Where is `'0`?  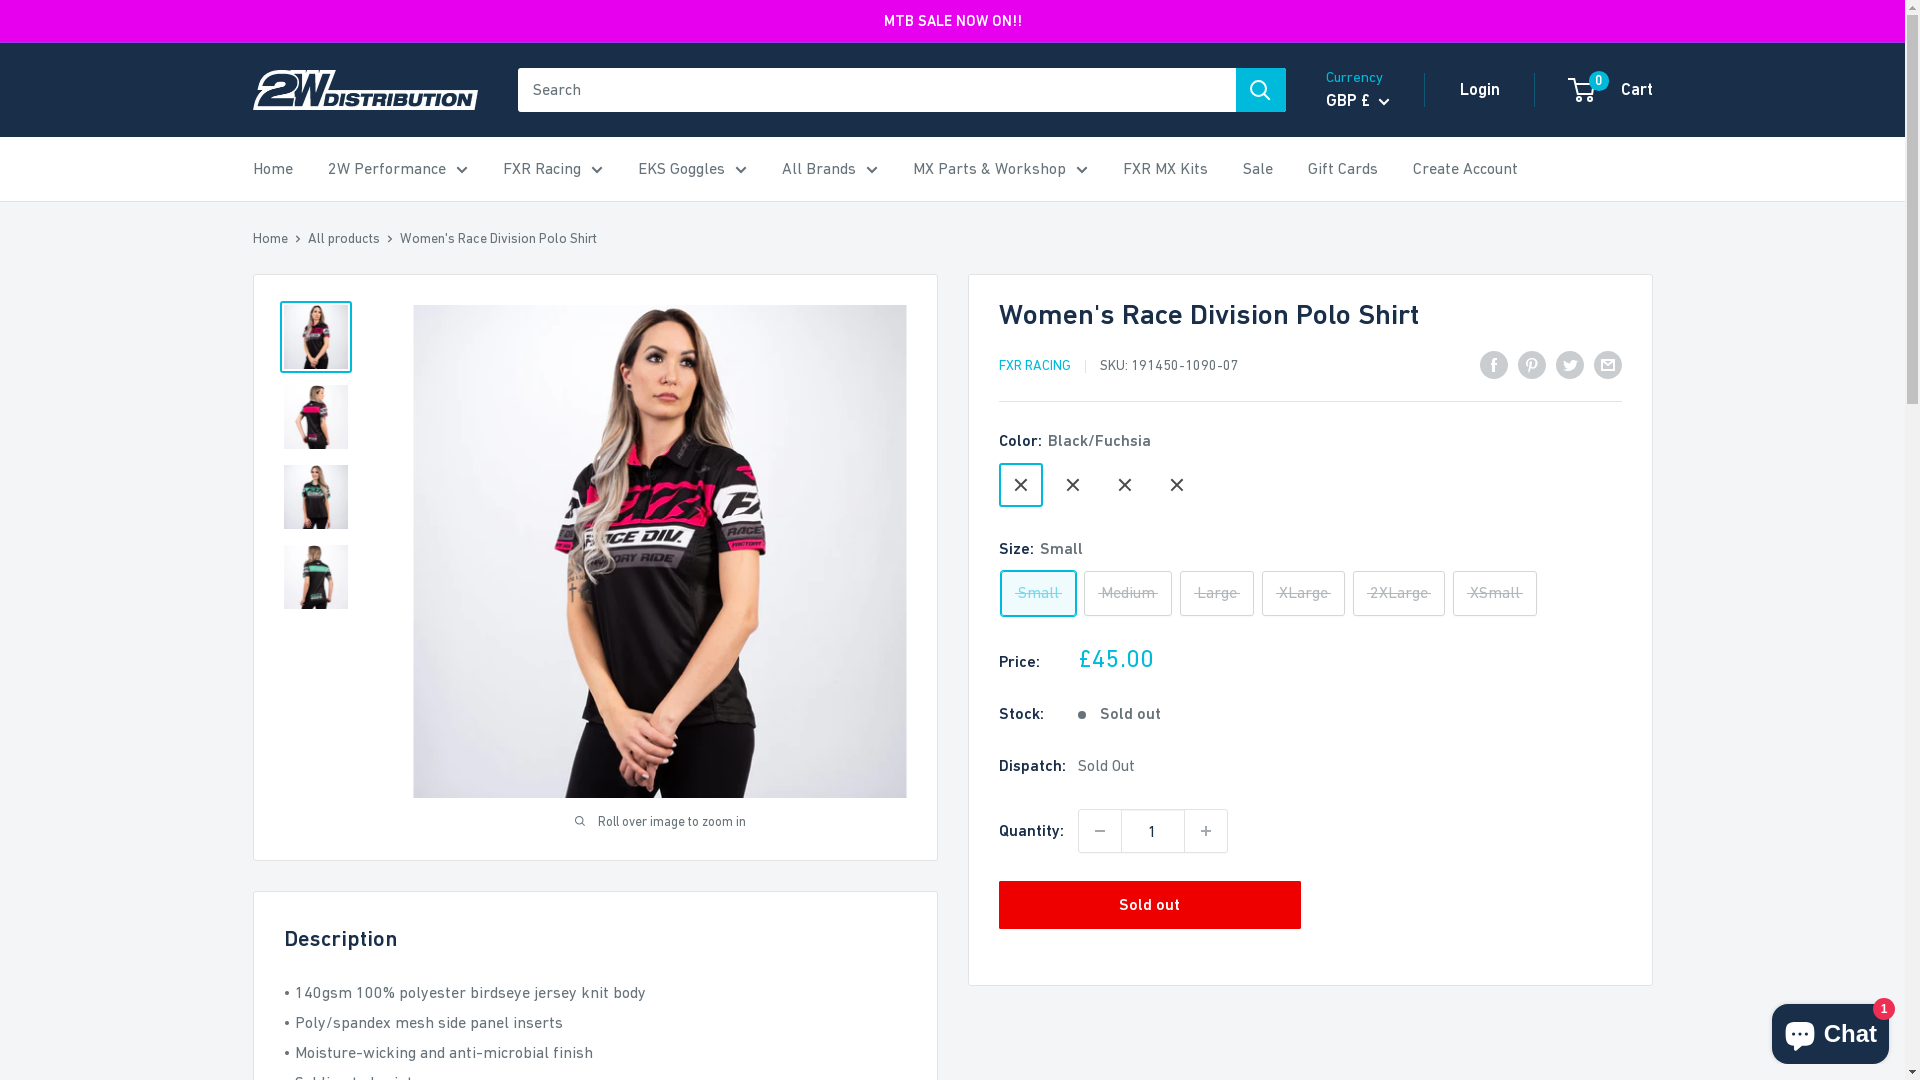 '0 is located at coordinates (1611, 88).